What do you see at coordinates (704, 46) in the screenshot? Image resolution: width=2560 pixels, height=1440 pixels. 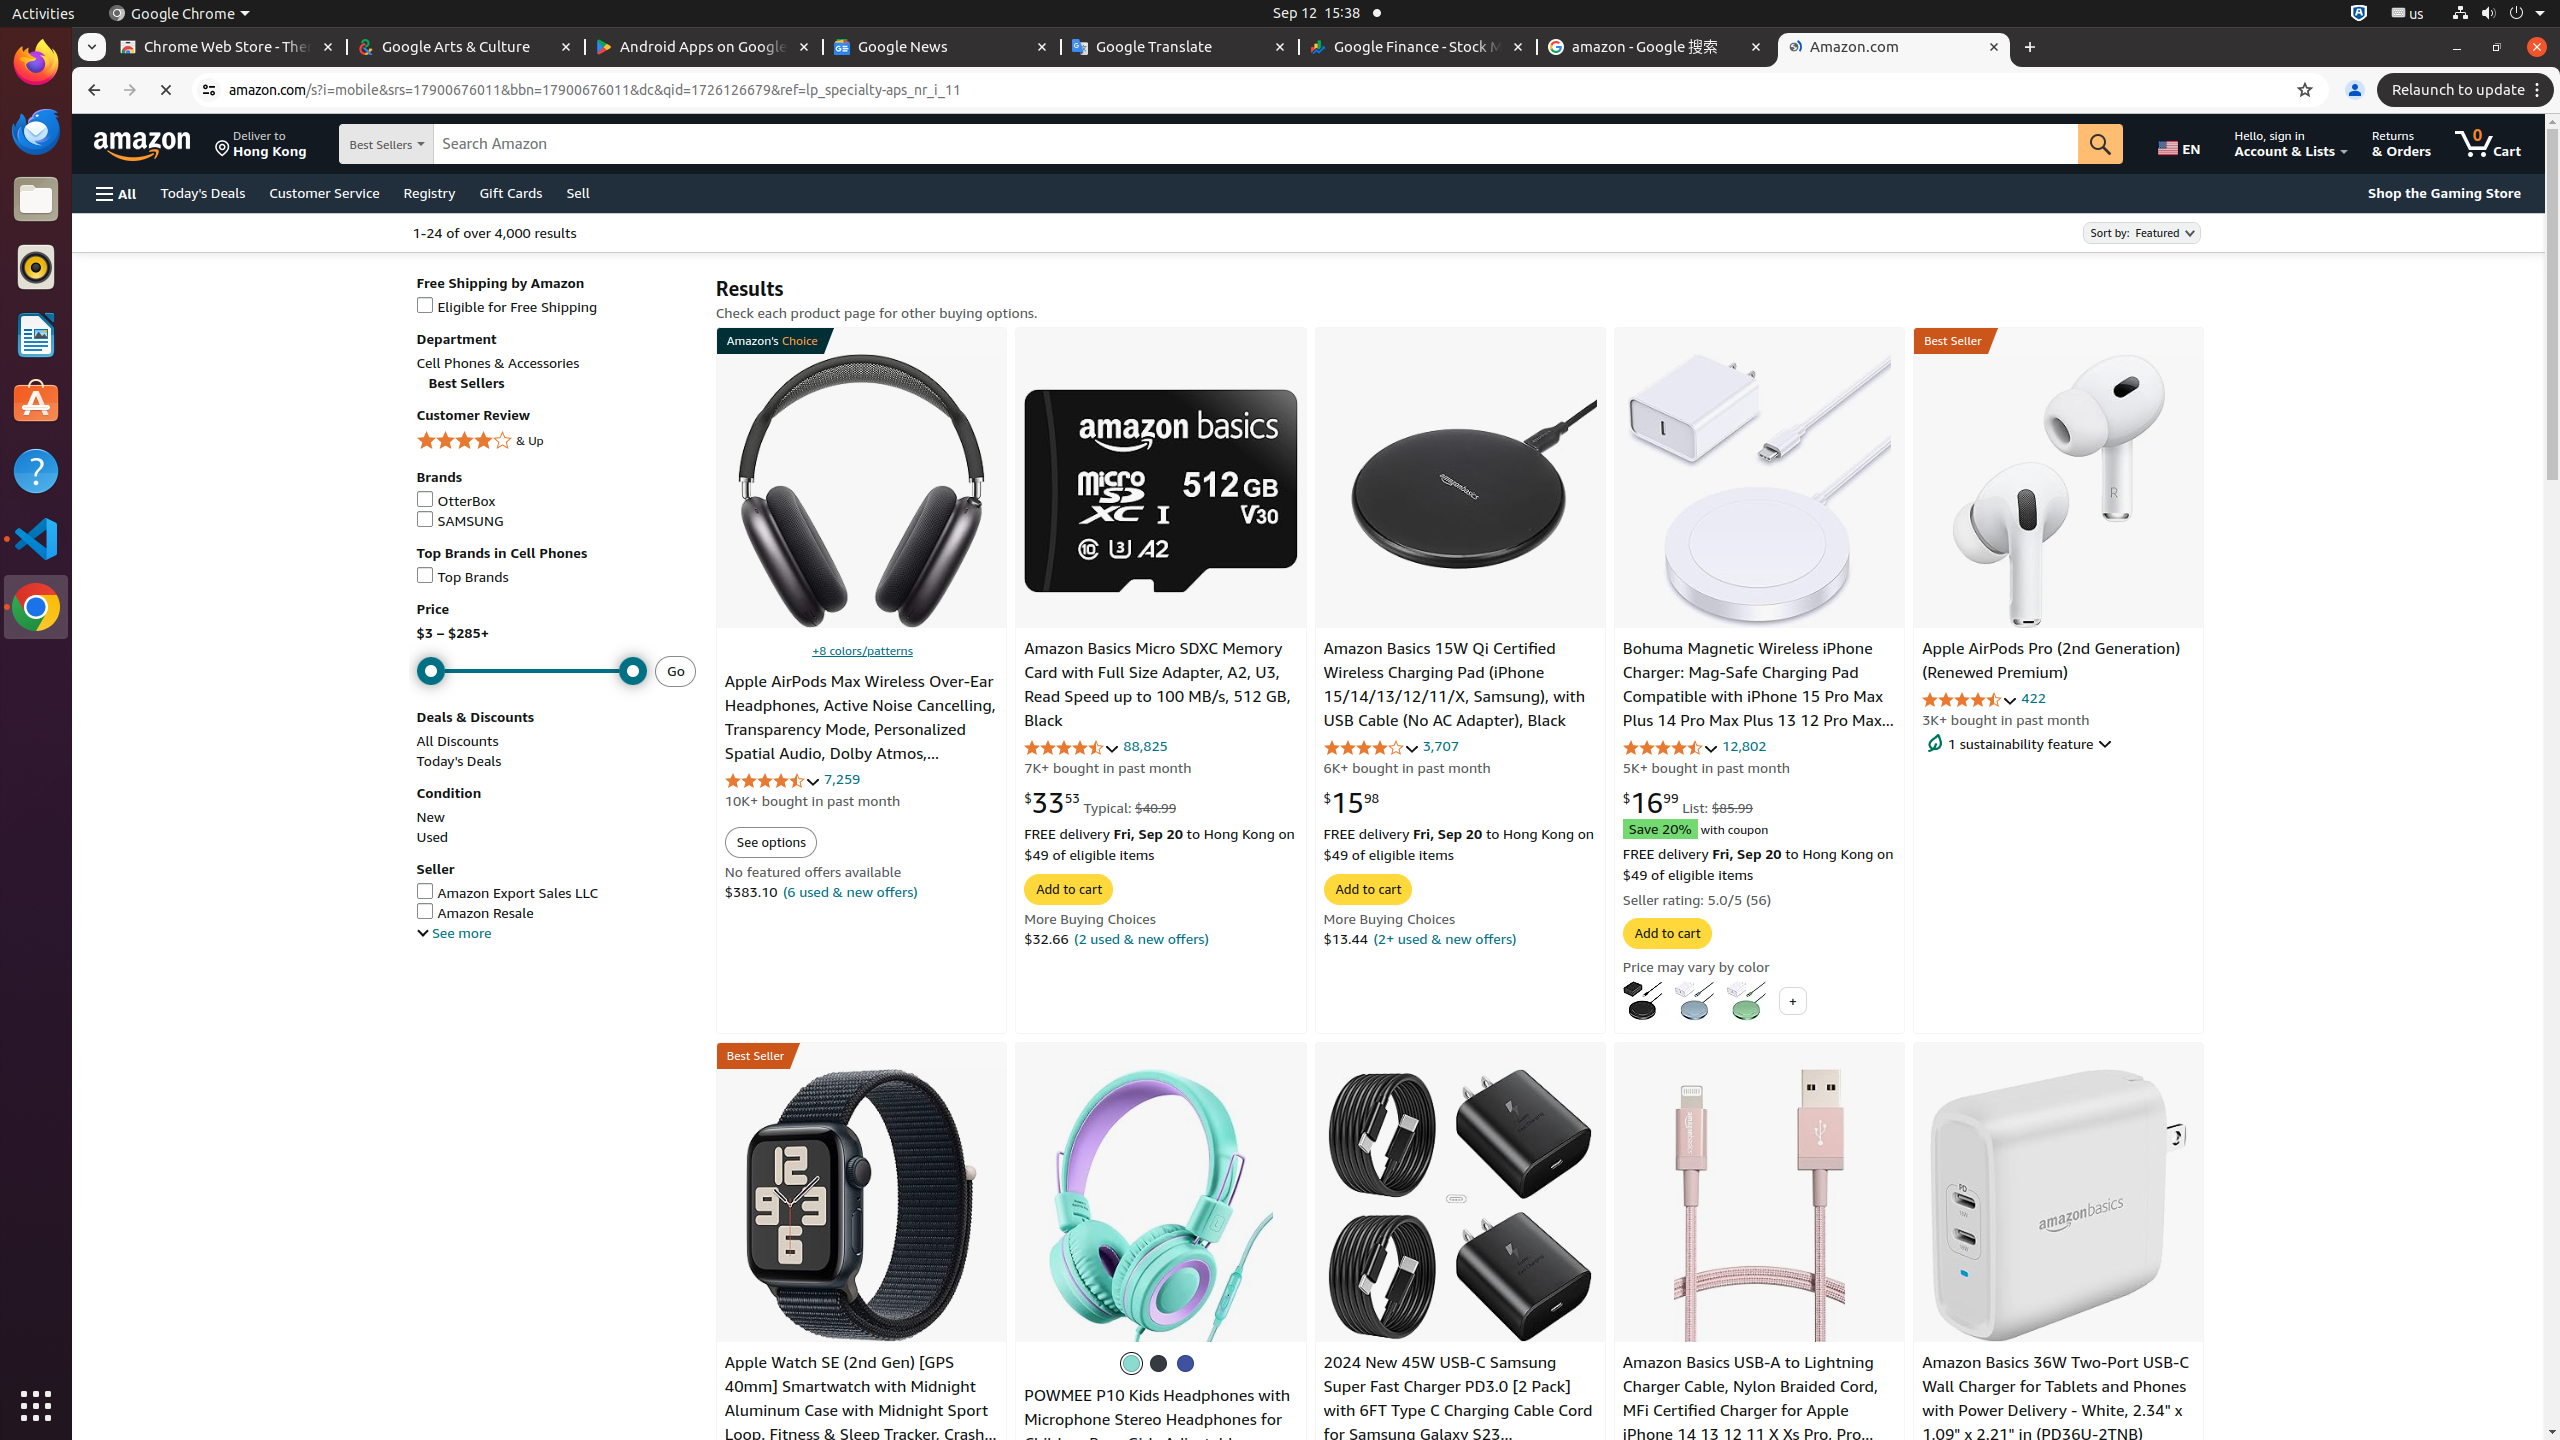 I see `'Android Apps on Google Play - Memory usage - 60.6 MB'` at bounding box center [704, 46].